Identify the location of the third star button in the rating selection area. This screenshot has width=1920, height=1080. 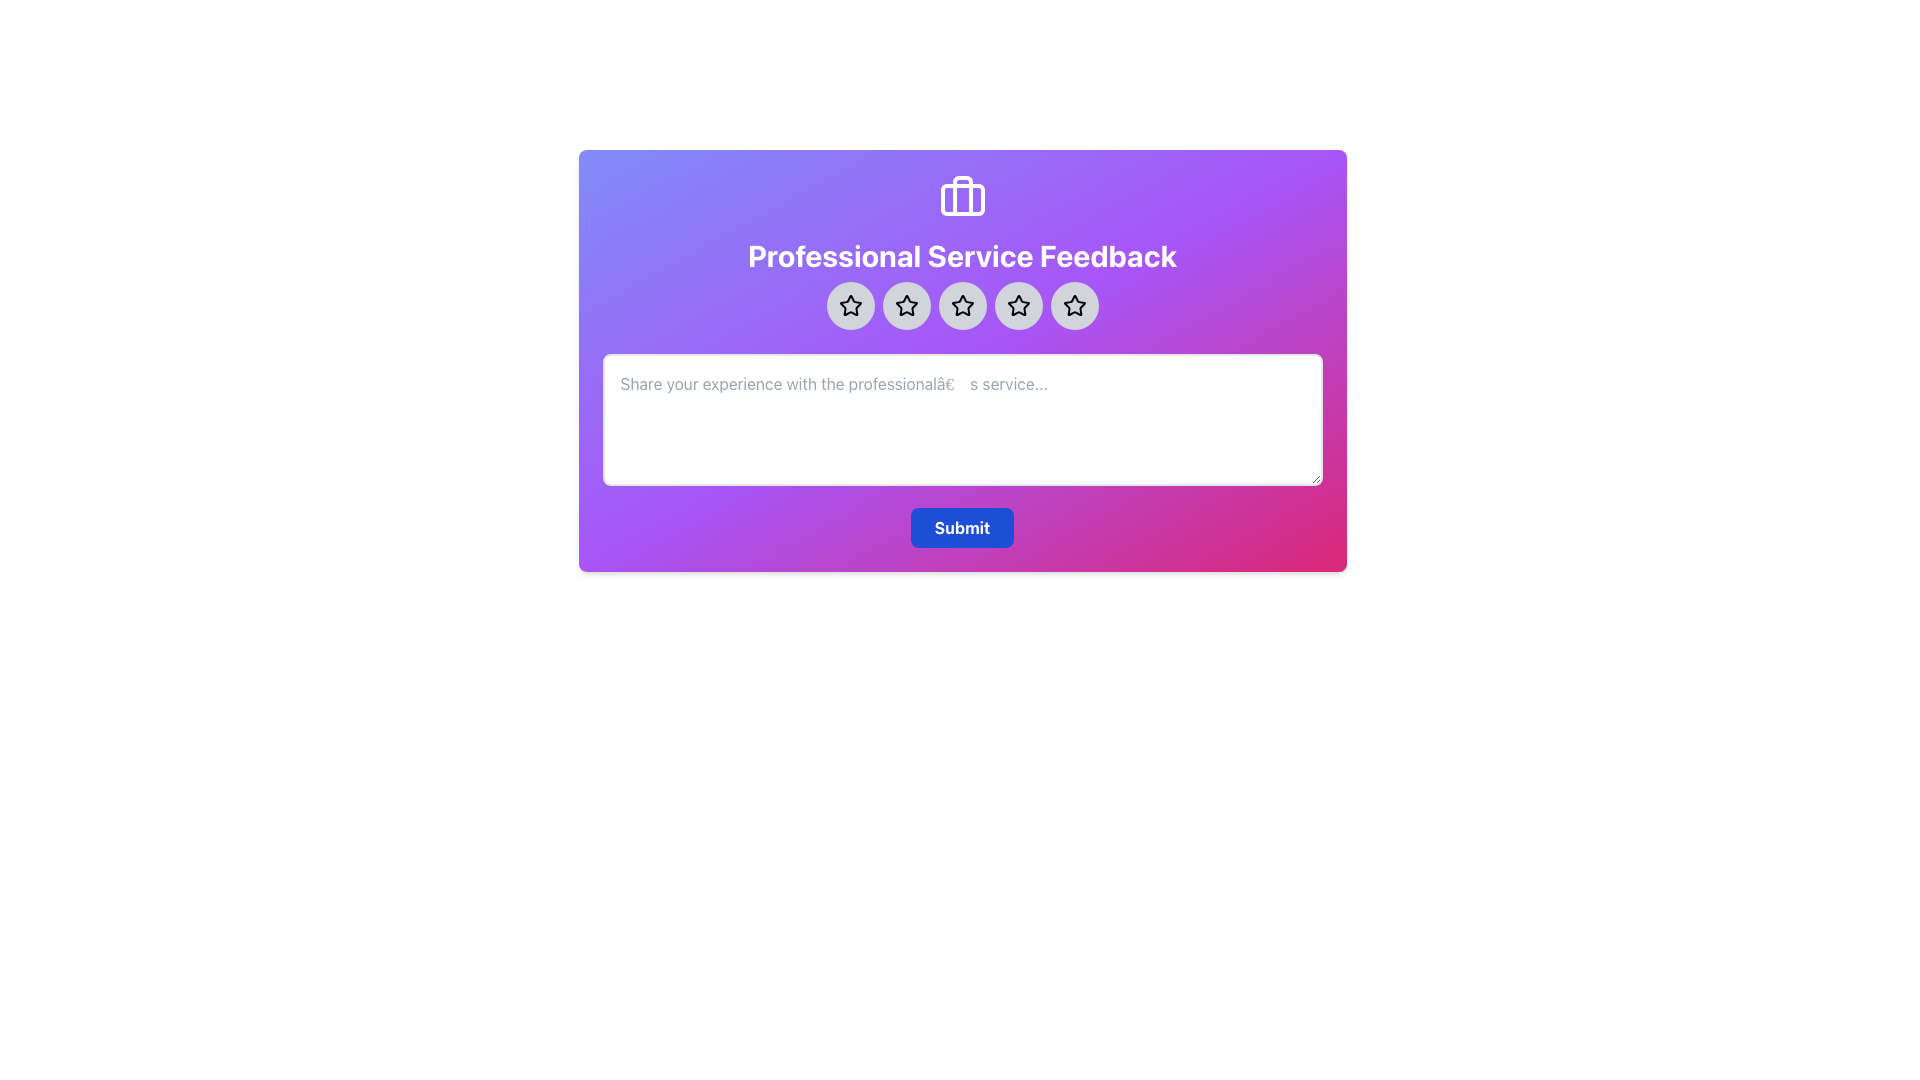
(962, 305).